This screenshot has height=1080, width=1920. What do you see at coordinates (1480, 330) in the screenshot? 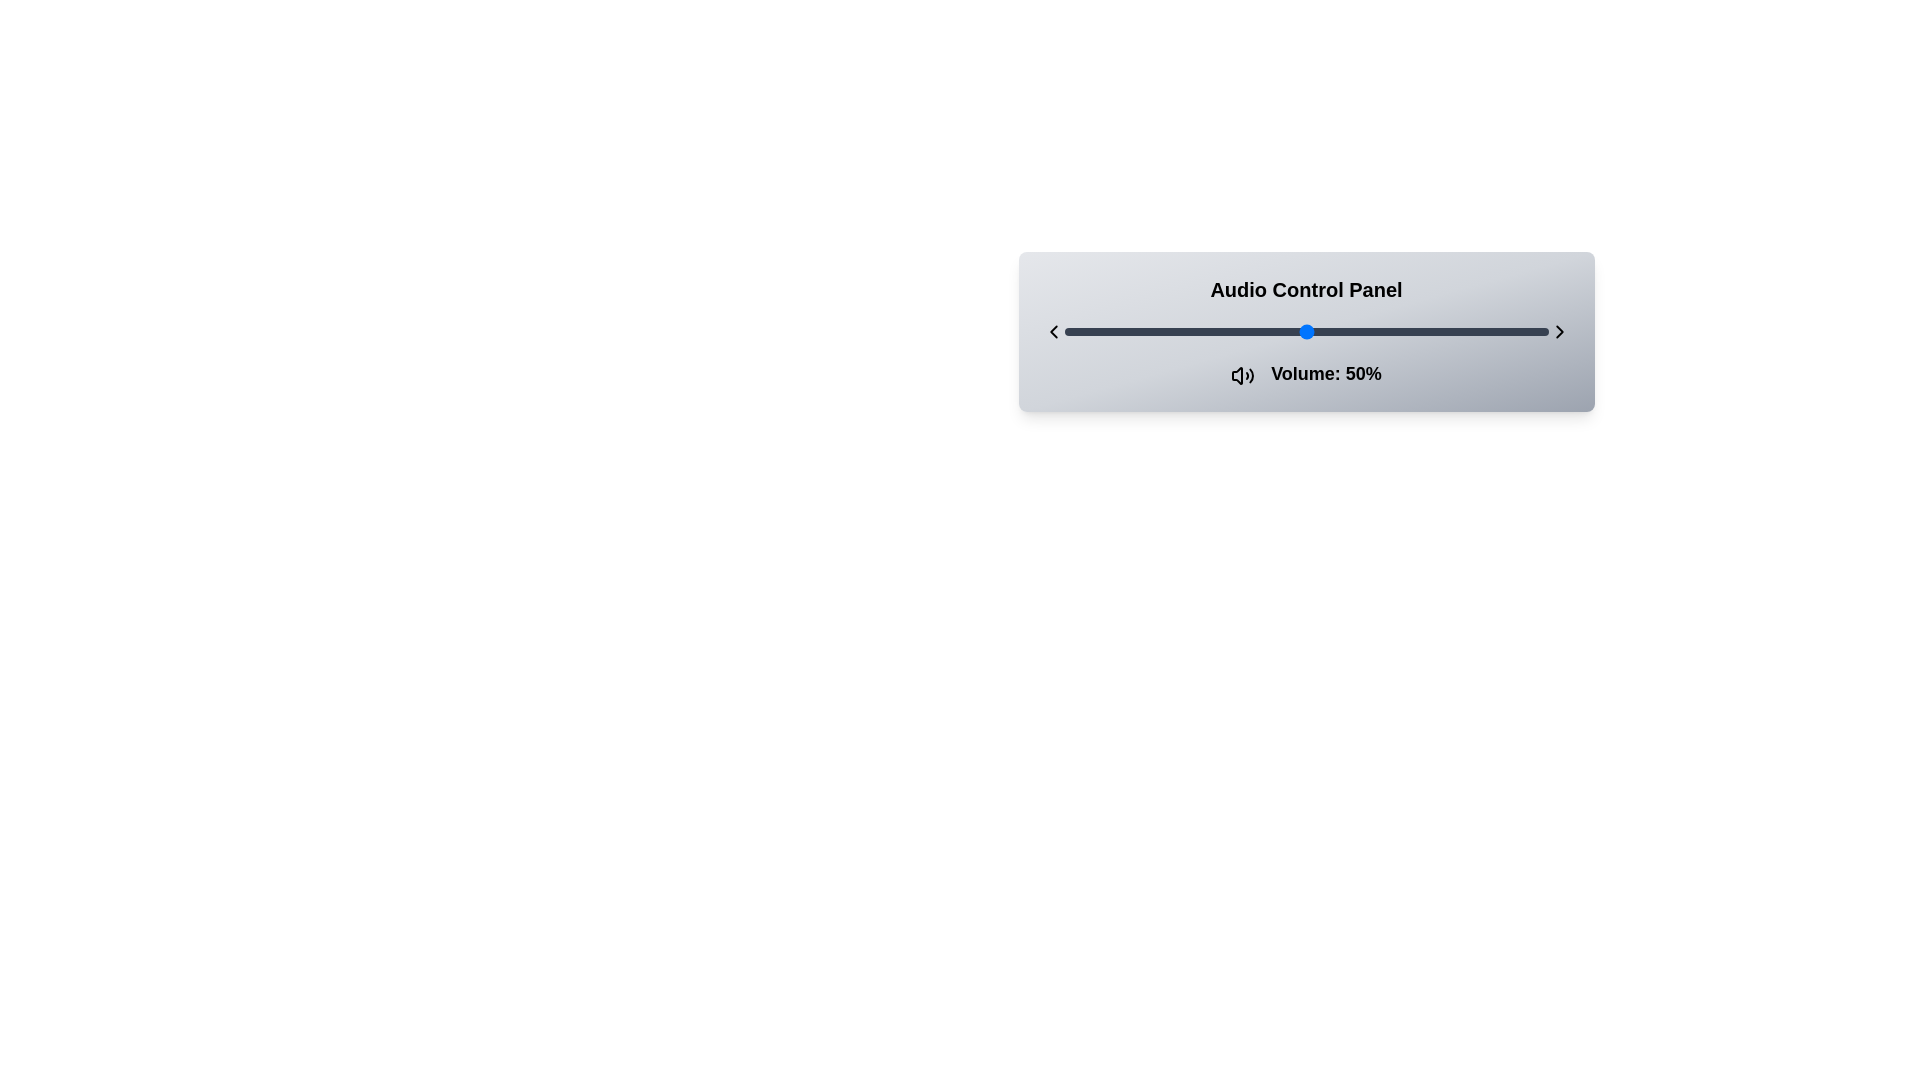
I see `the slider` at bounding box center [1480, 330].